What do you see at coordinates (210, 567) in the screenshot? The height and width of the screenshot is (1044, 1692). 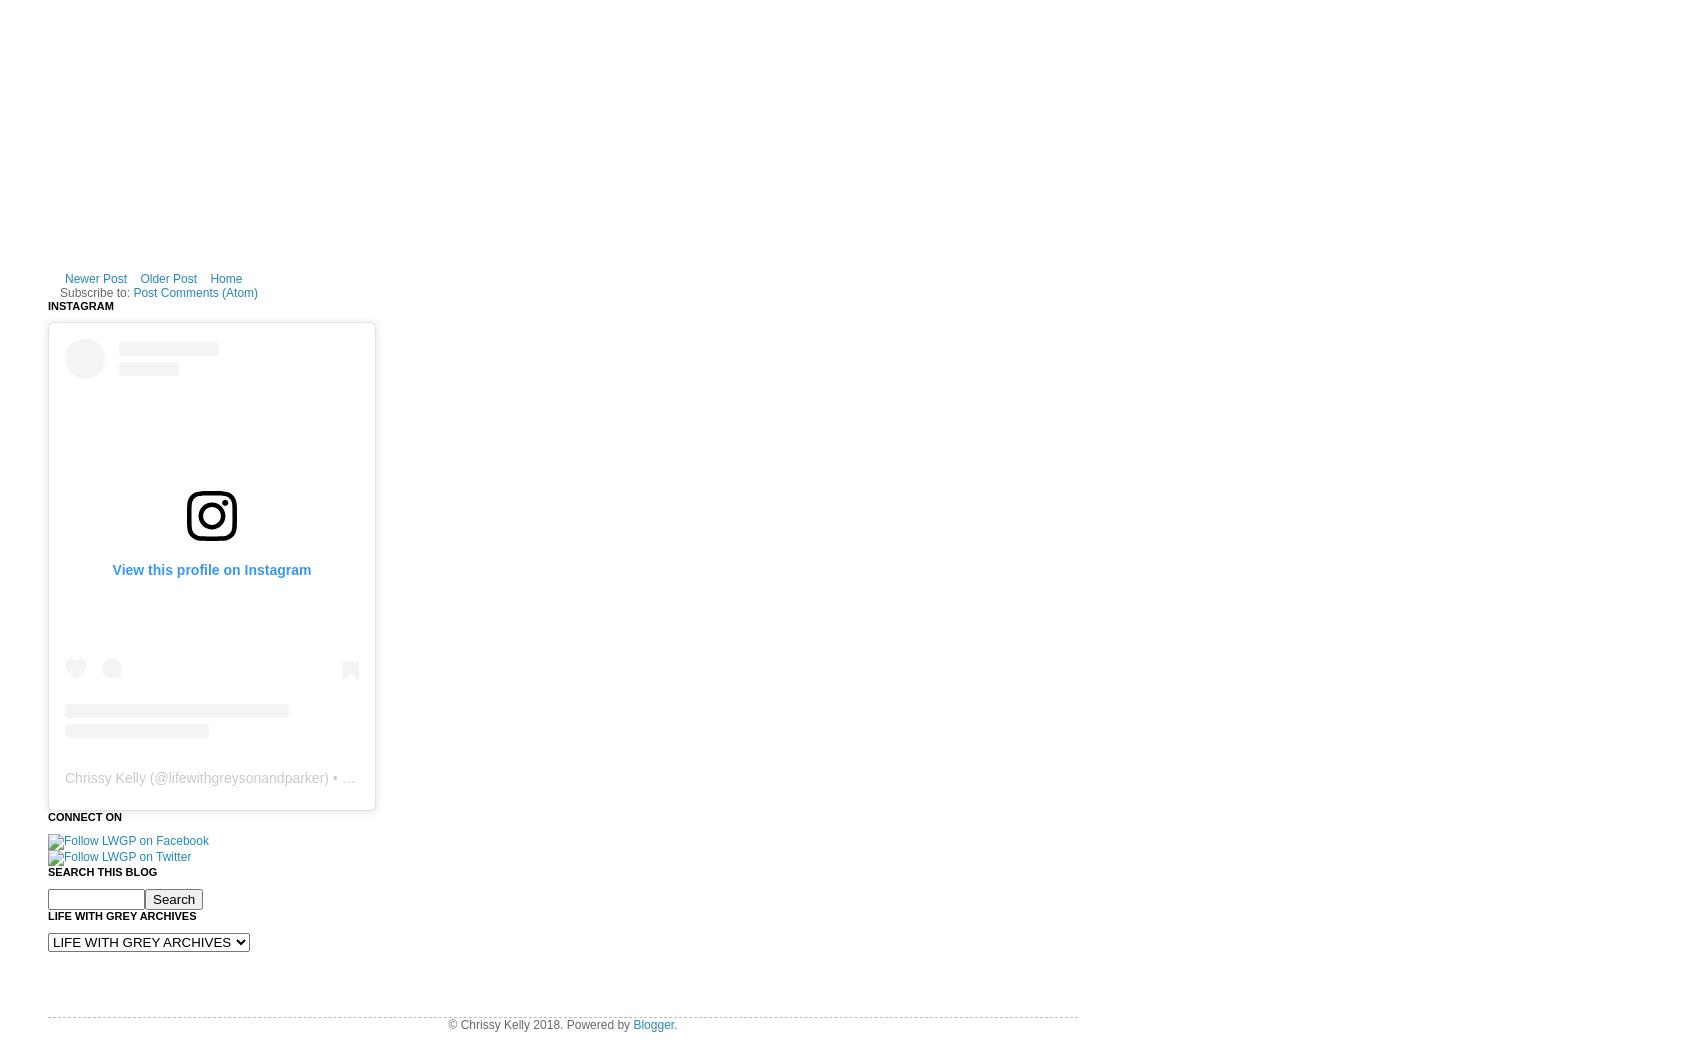 I see `'View this profile on Instagram'` at bounding box center [210, 567].